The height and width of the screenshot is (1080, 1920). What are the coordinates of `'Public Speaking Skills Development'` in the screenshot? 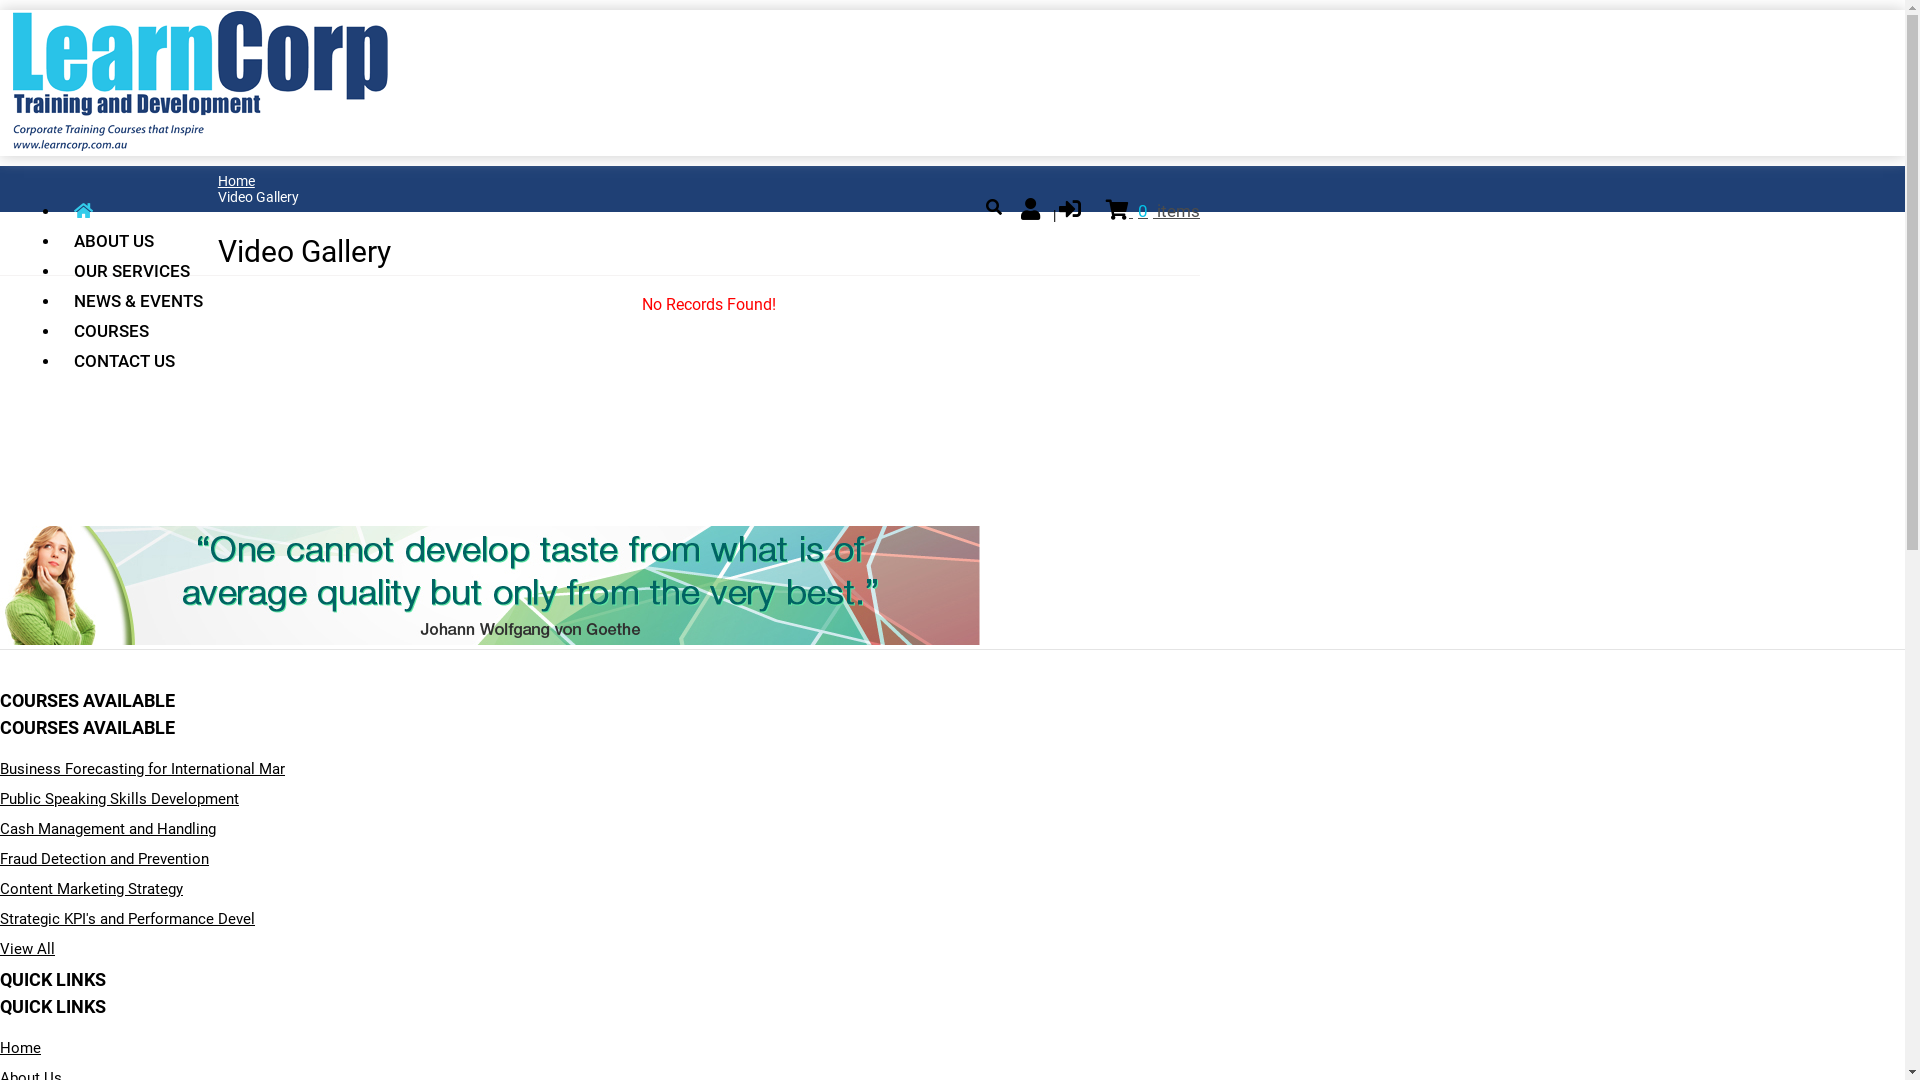 It's located at (118, 797).